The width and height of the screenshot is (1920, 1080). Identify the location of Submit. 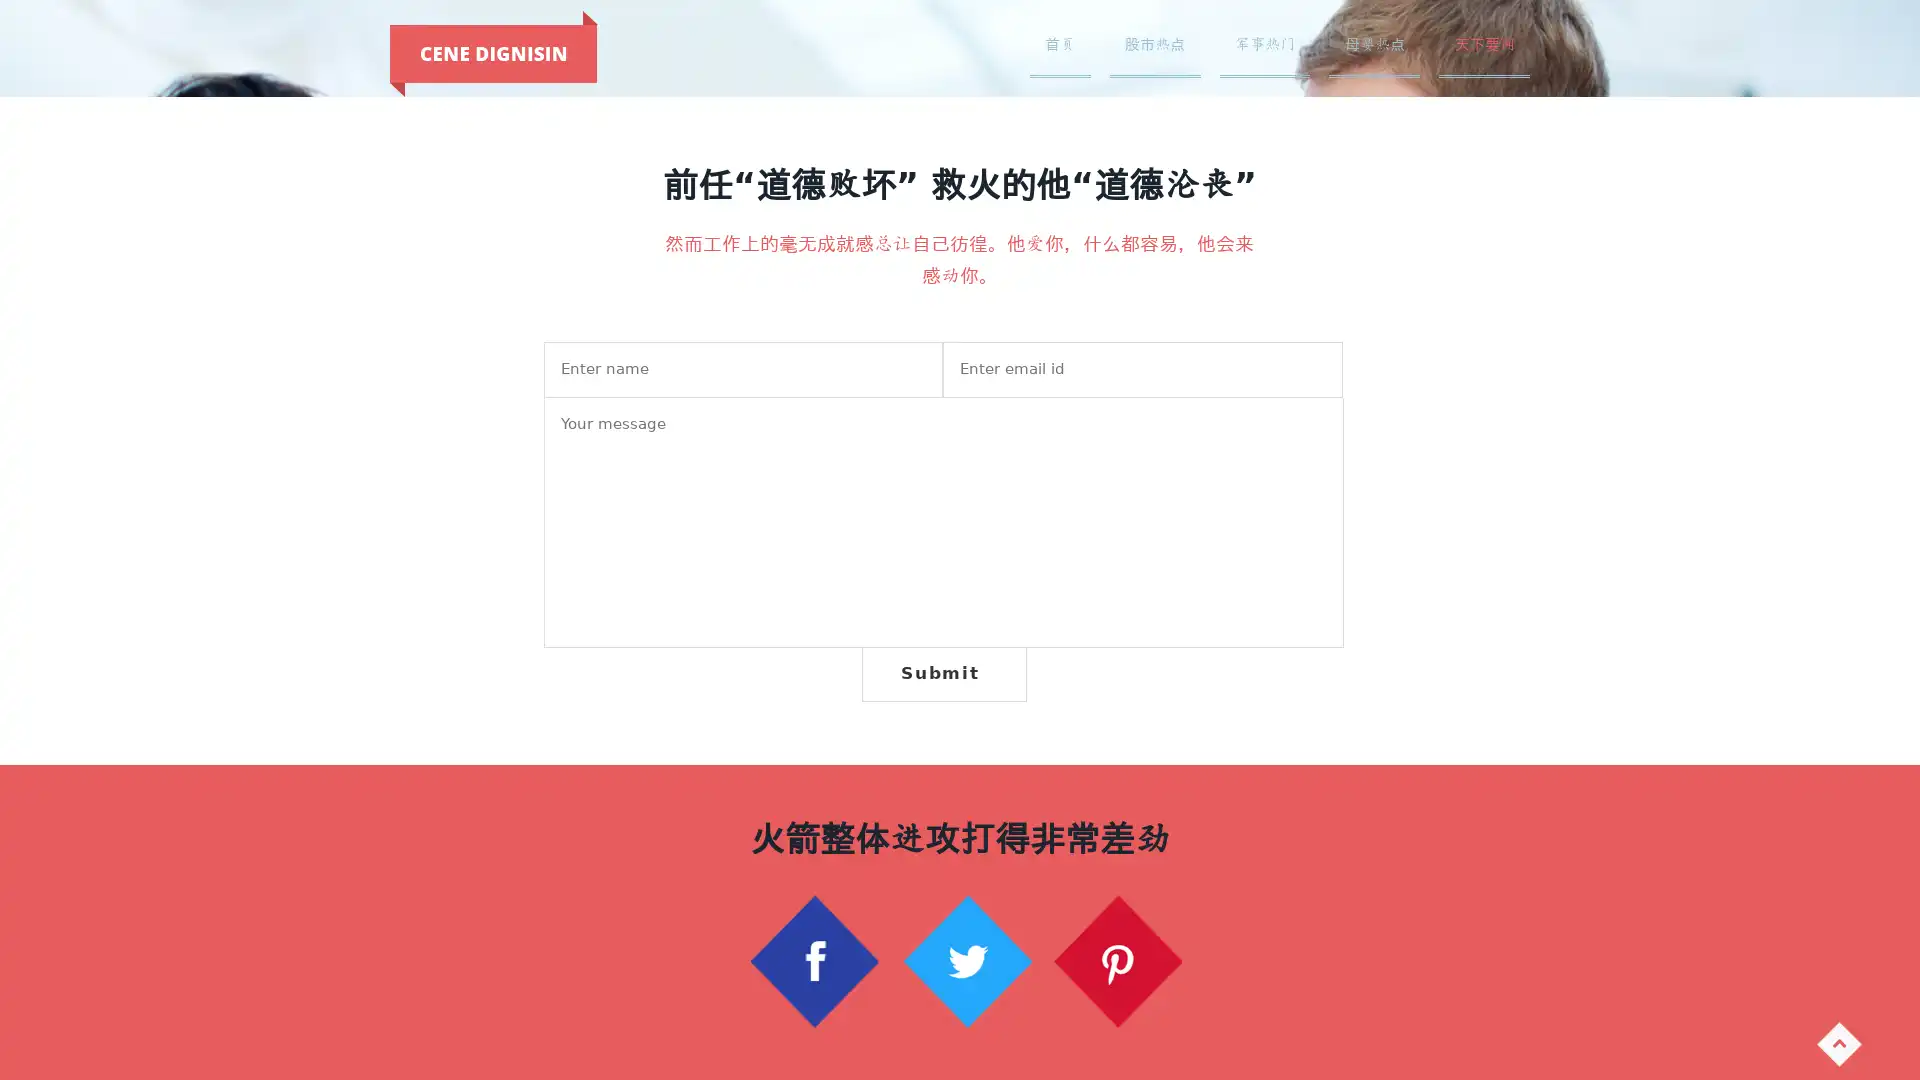
(942, 673).